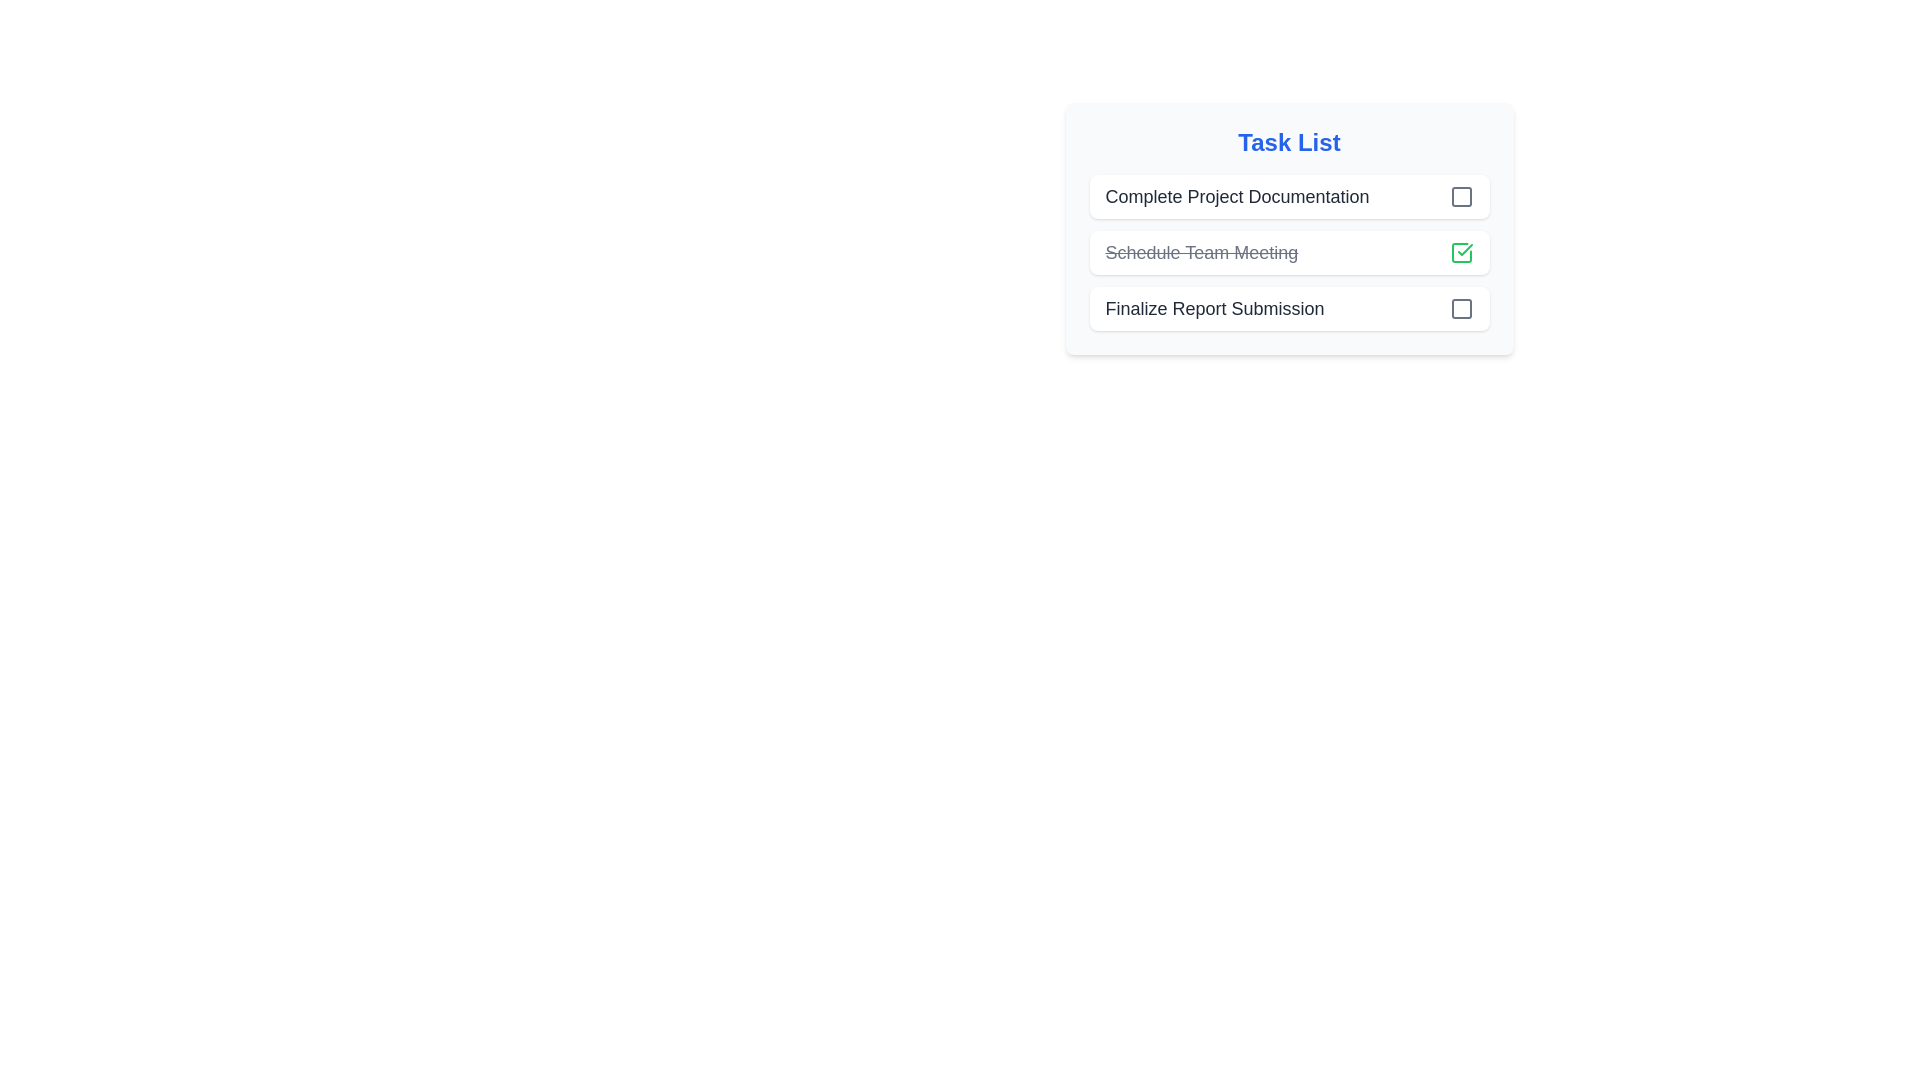  I want to click on the task item display titled 'Schedule Team Meeting', which has a strikethrough effect indicating completion and a green checkmark box on the right, so click(1289, 227).